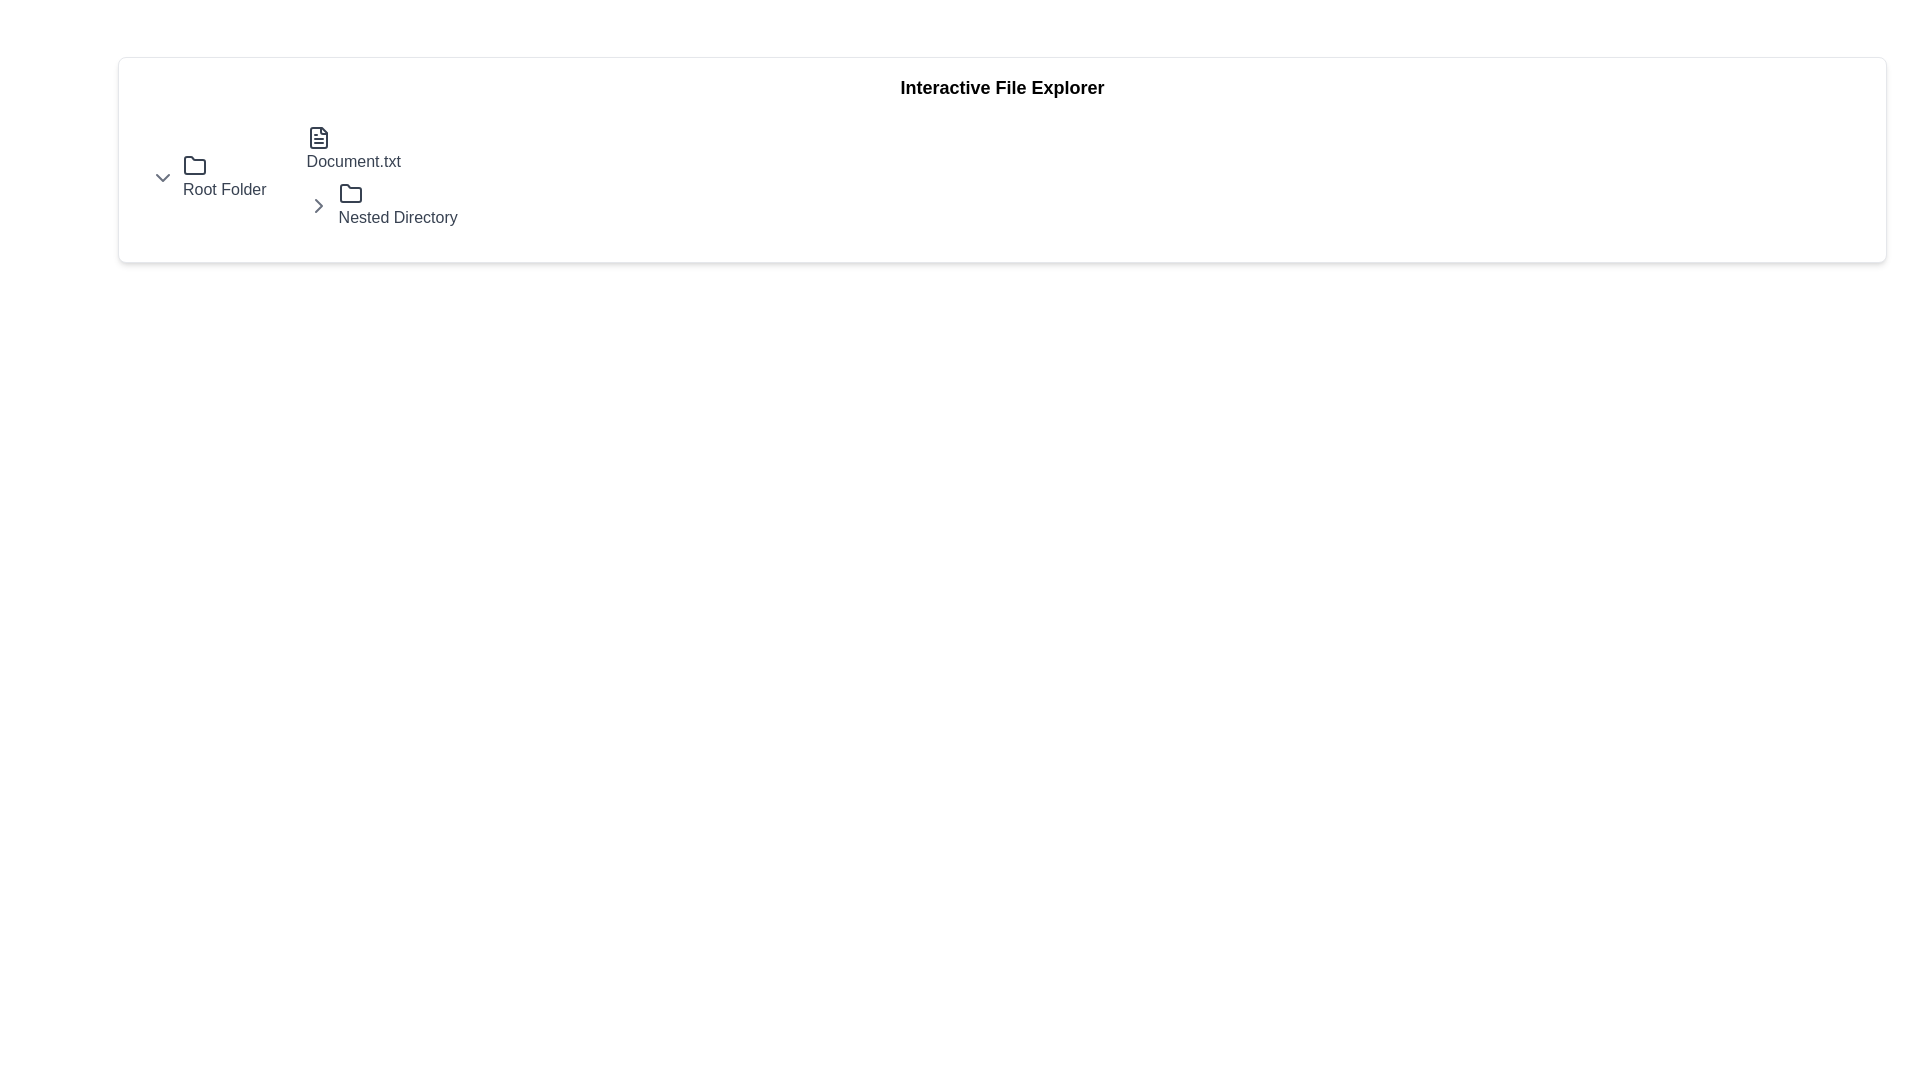 The height and width of the screenshot is (1080, 1920). What do you see at coordinates (224, 176) in the screenshot?
I see `the text labeled as 'Root Folder'` at bounding box center [224, 176].